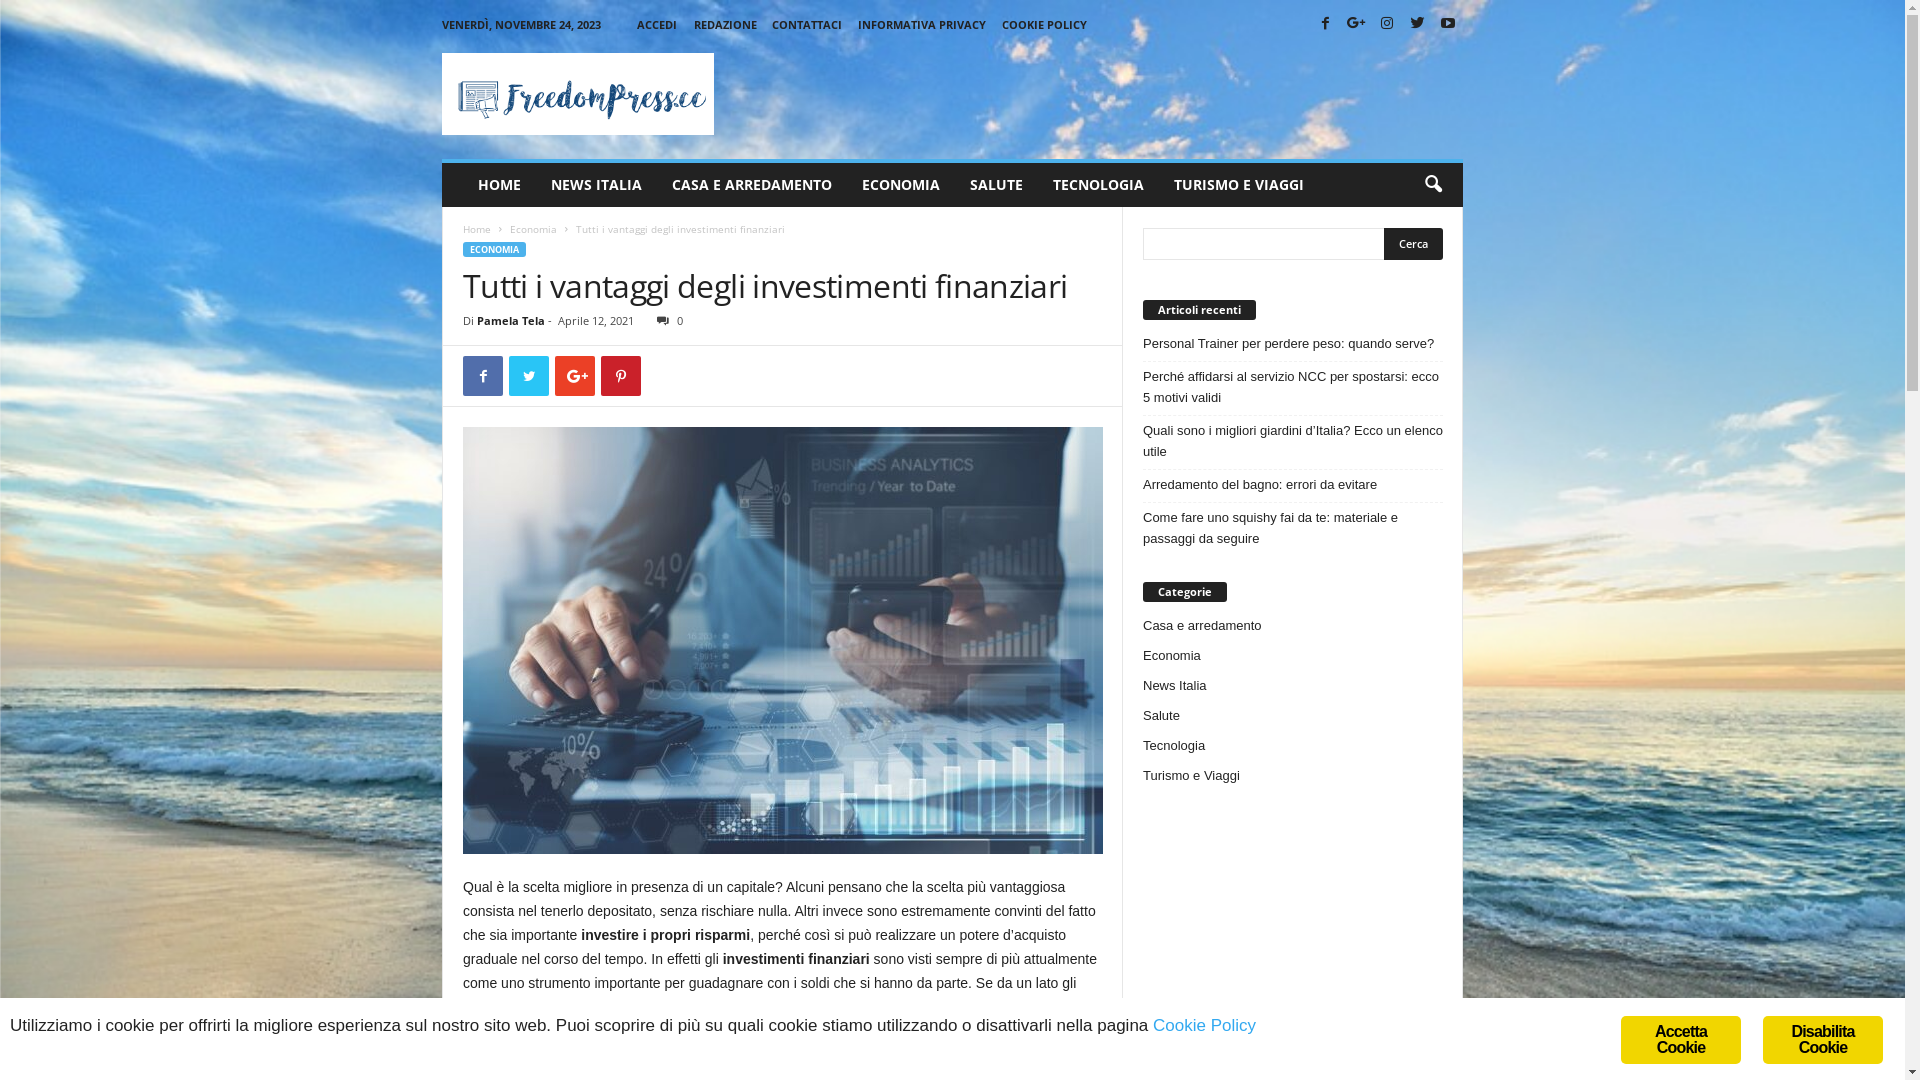 This screenshot has width=1920, height=1080. What do you see at coordinates (1142, 745) in the screenshot?
I see `'Tecnologia'` at bounding box center [1142, 745].